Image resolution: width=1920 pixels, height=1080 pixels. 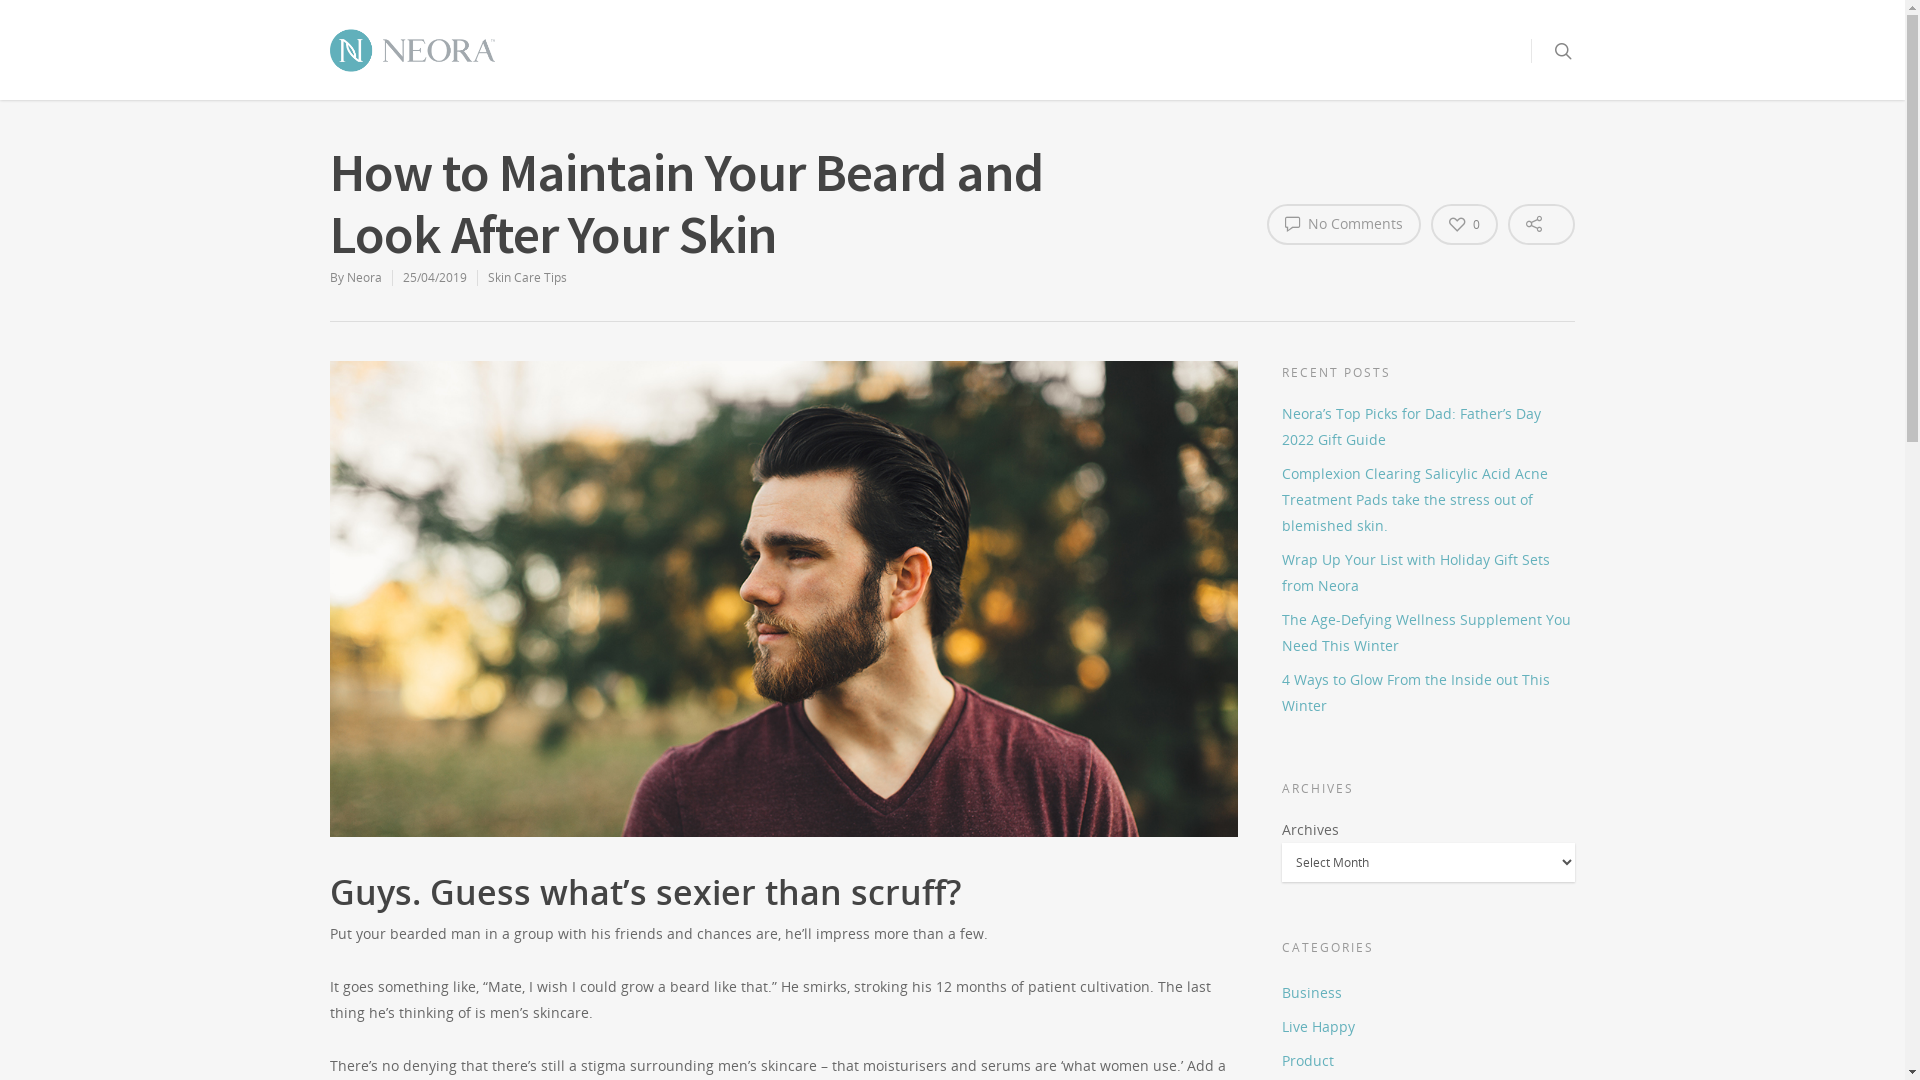 What do you see at coordinates (1344, 224) in the screenshot?
I see `'No Comments'` at bounding box center [1344, 224].